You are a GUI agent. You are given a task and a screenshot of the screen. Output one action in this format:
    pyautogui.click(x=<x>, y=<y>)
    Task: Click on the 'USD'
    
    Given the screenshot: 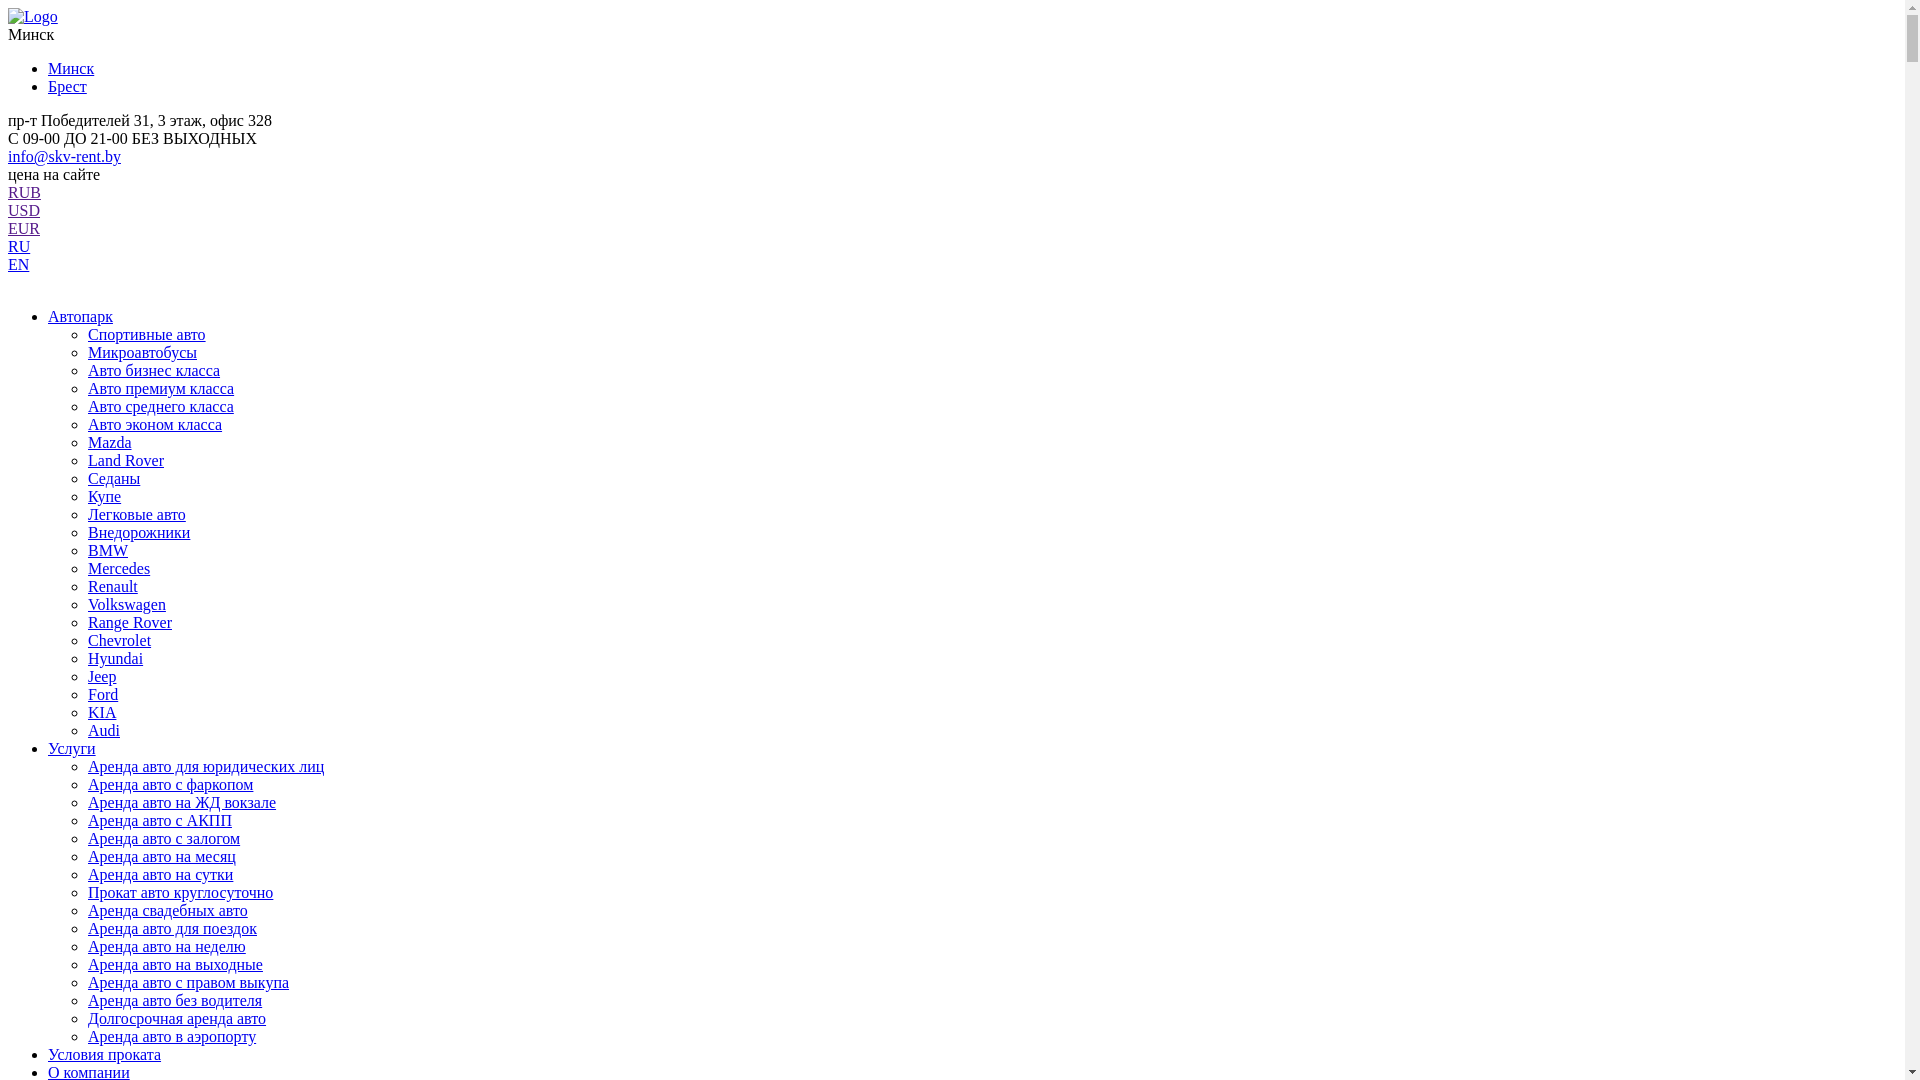 What is the action you would take?
    pyautogui.click(x=24, y=210)
    